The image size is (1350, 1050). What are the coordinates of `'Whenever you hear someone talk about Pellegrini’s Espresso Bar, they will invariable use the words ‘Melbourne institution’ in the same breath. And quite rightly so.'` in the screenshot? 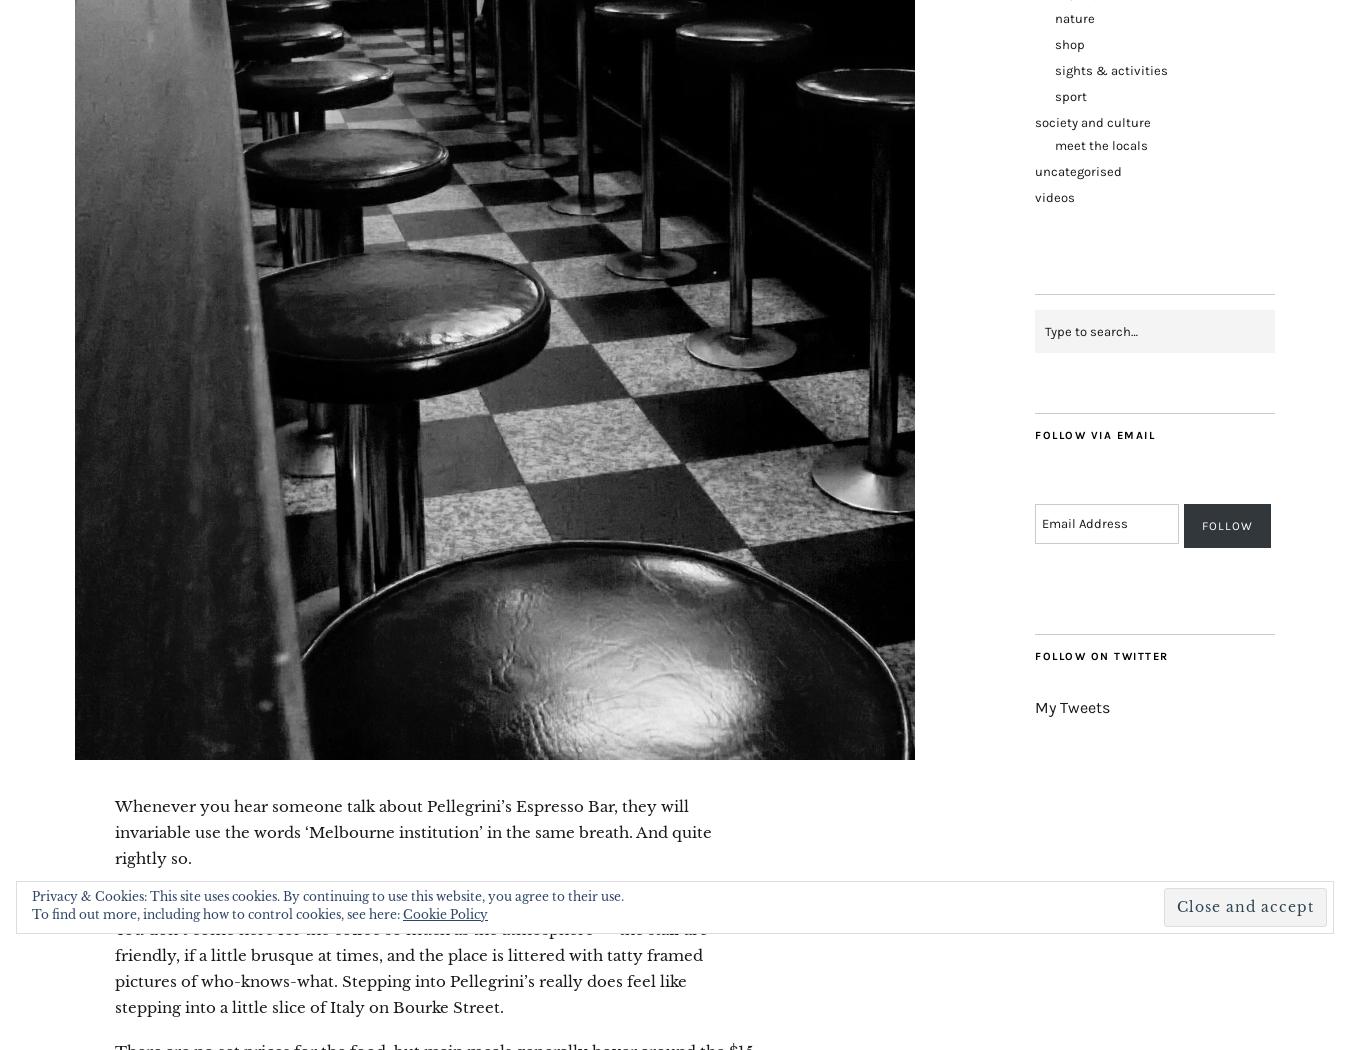 It's located at (413, 832).